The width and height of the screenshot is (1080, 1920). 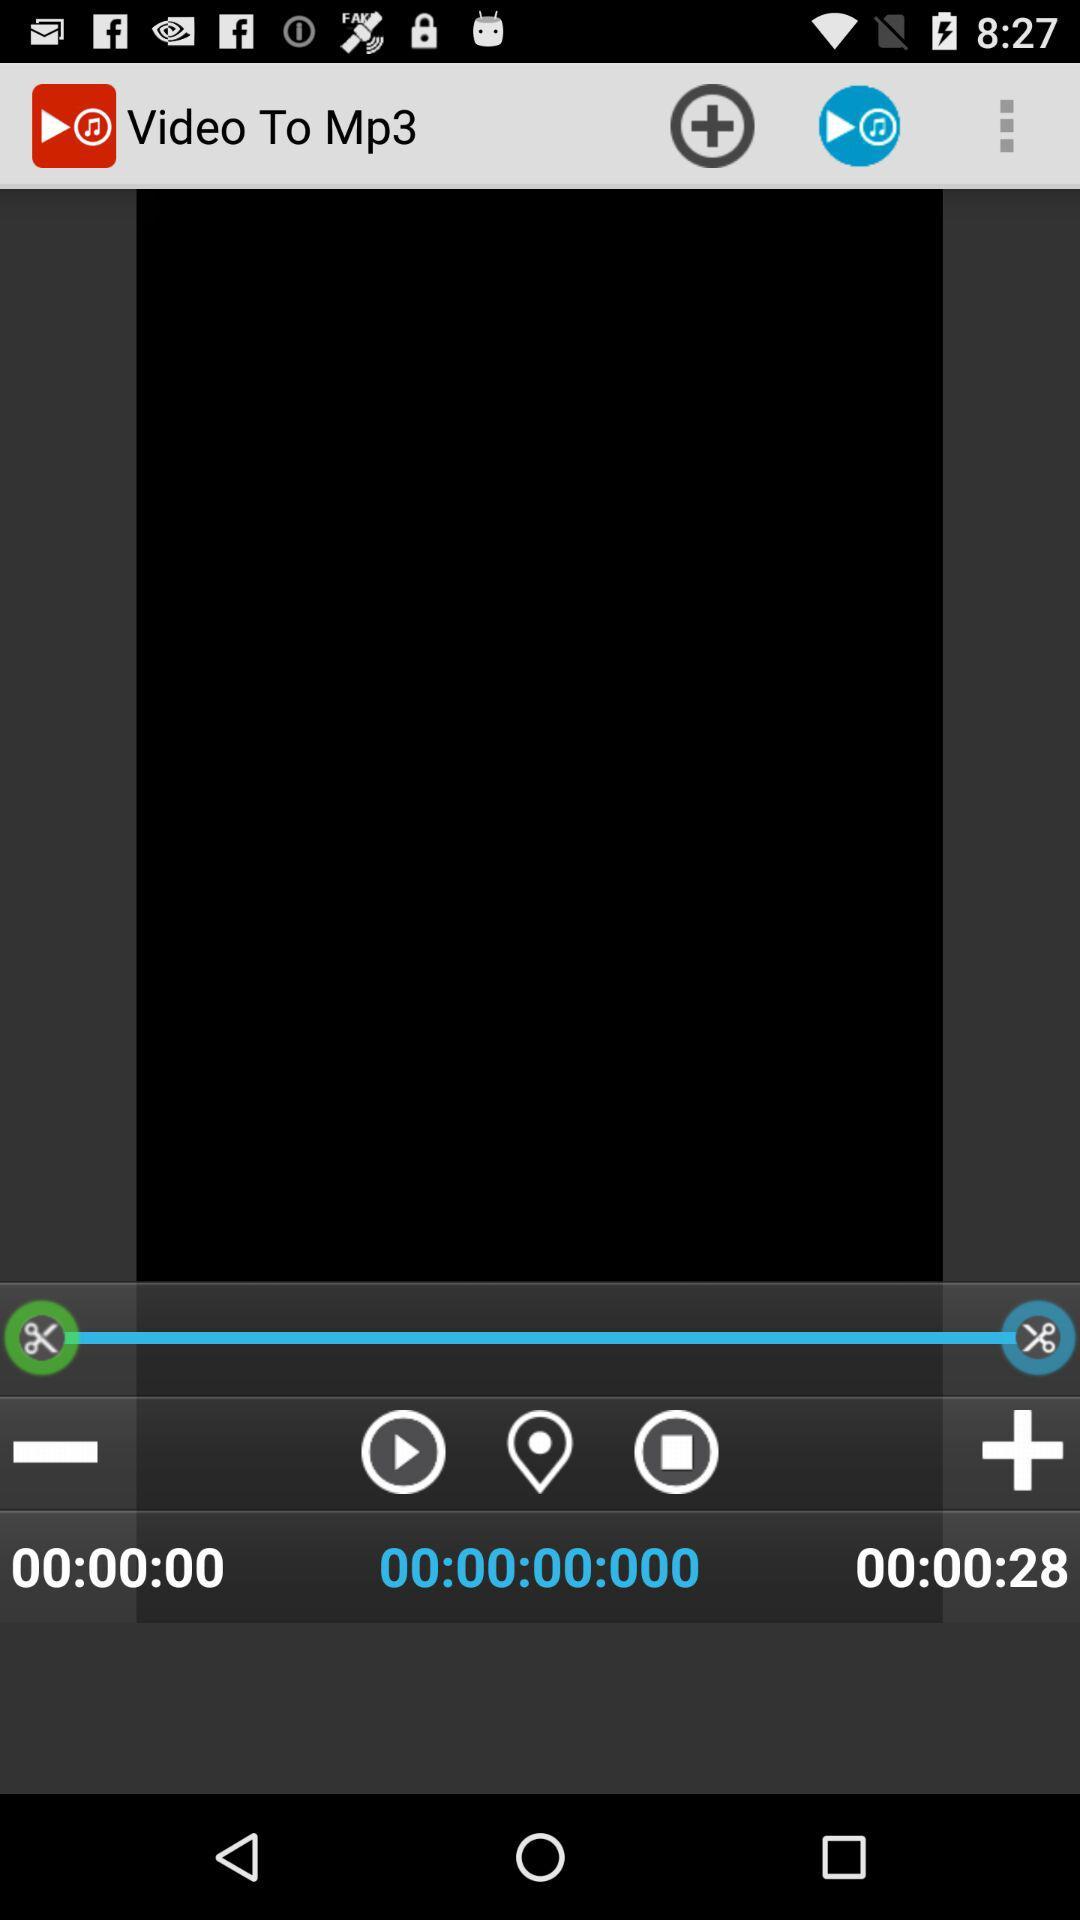 I want to click on the location icon, so click(x=540, y=1553).